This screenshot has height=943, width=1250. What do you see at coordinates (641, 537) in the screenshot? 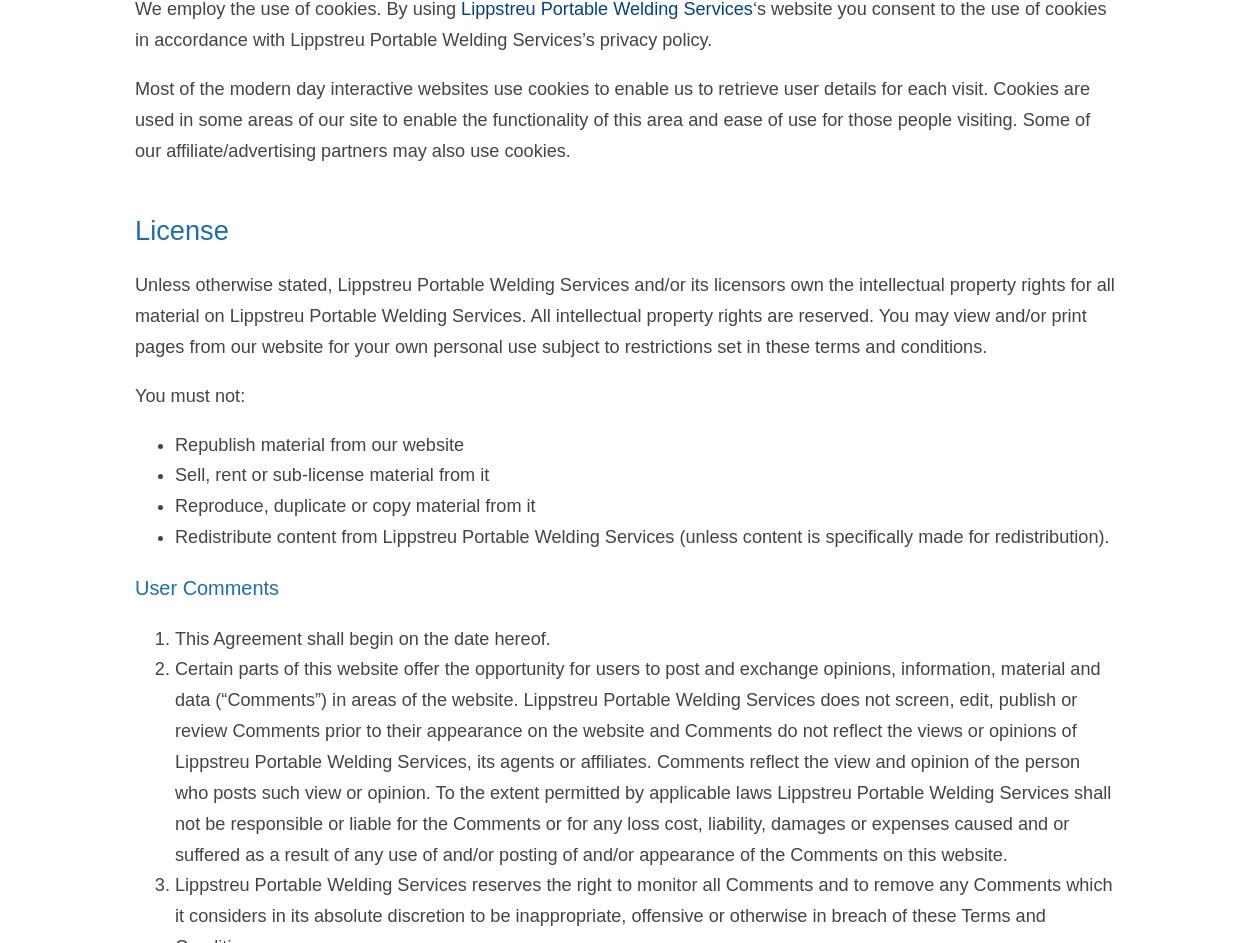
I see `'Redistribute content from Lippstreu Portable Welding Services (unless content is specifically made for redistribution).'` at bounding box center [641, 537].